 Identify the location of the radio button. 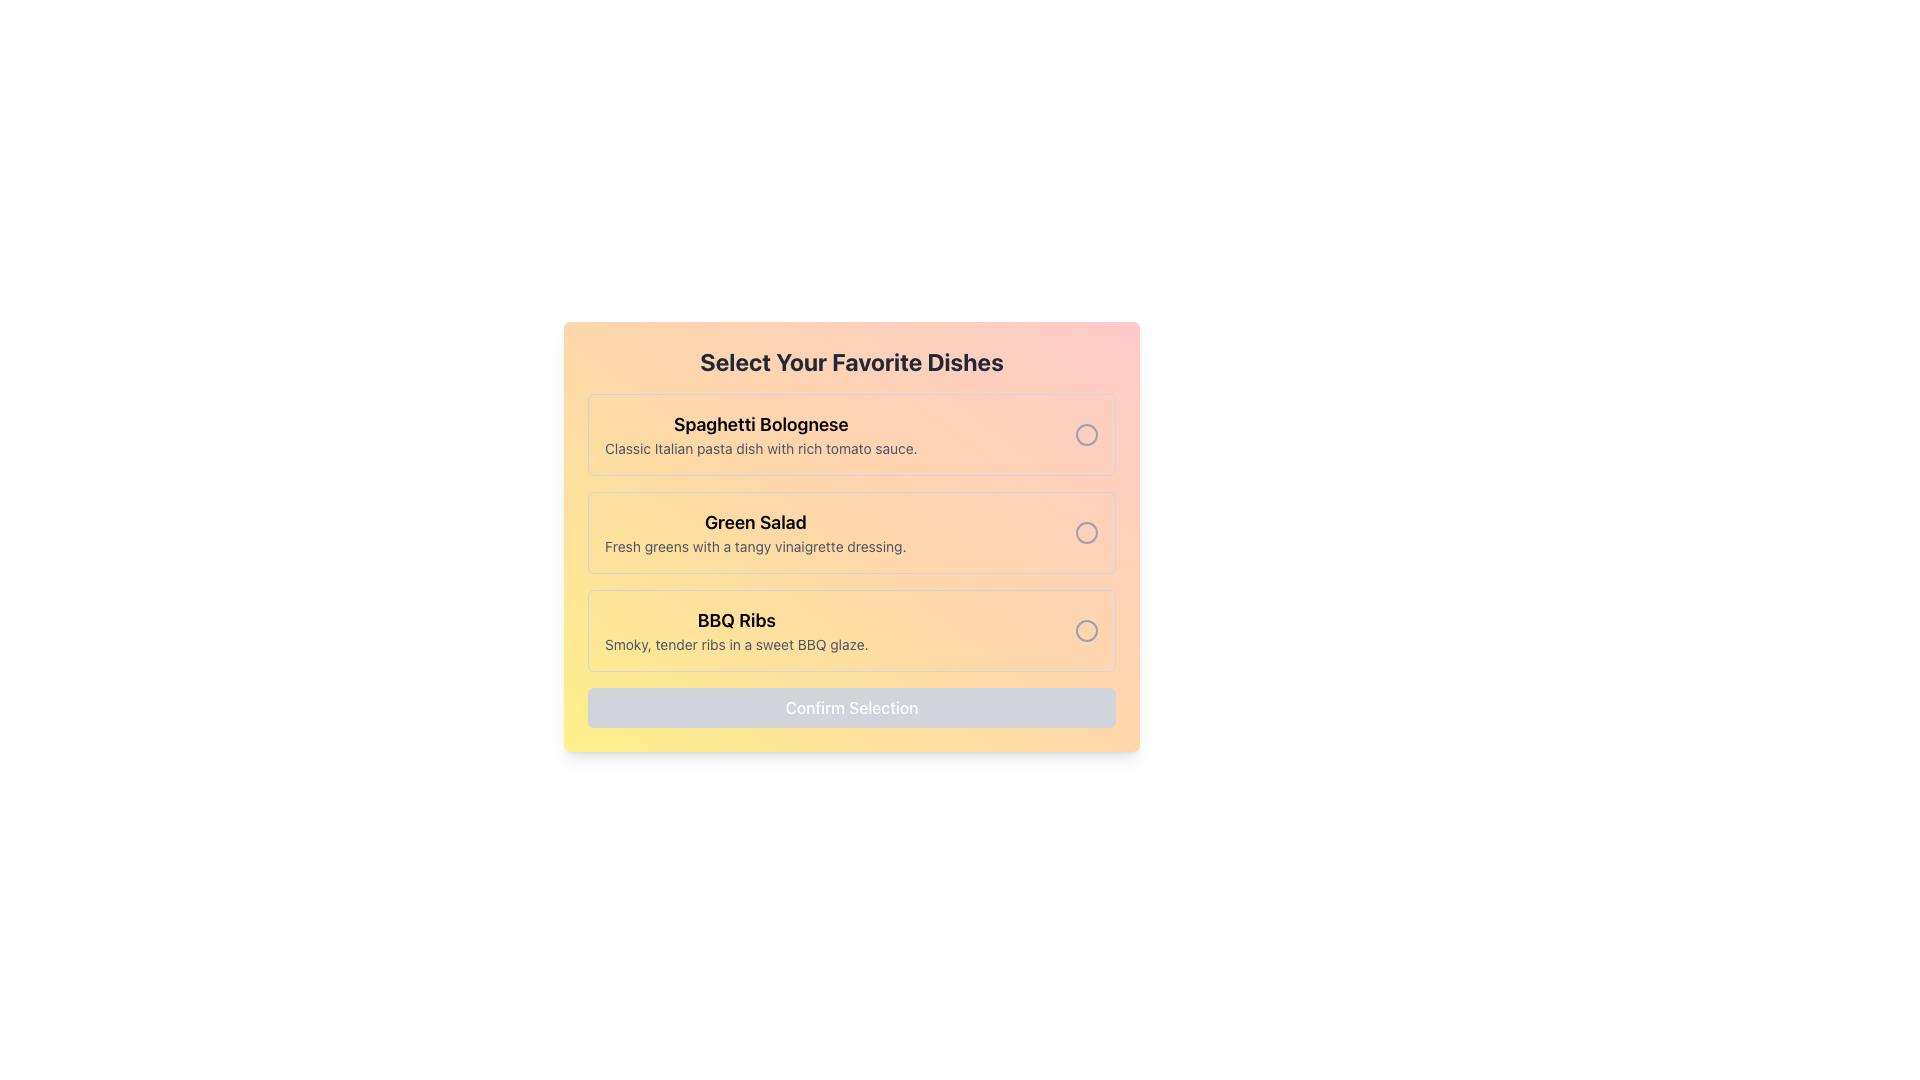
(1085, 531).